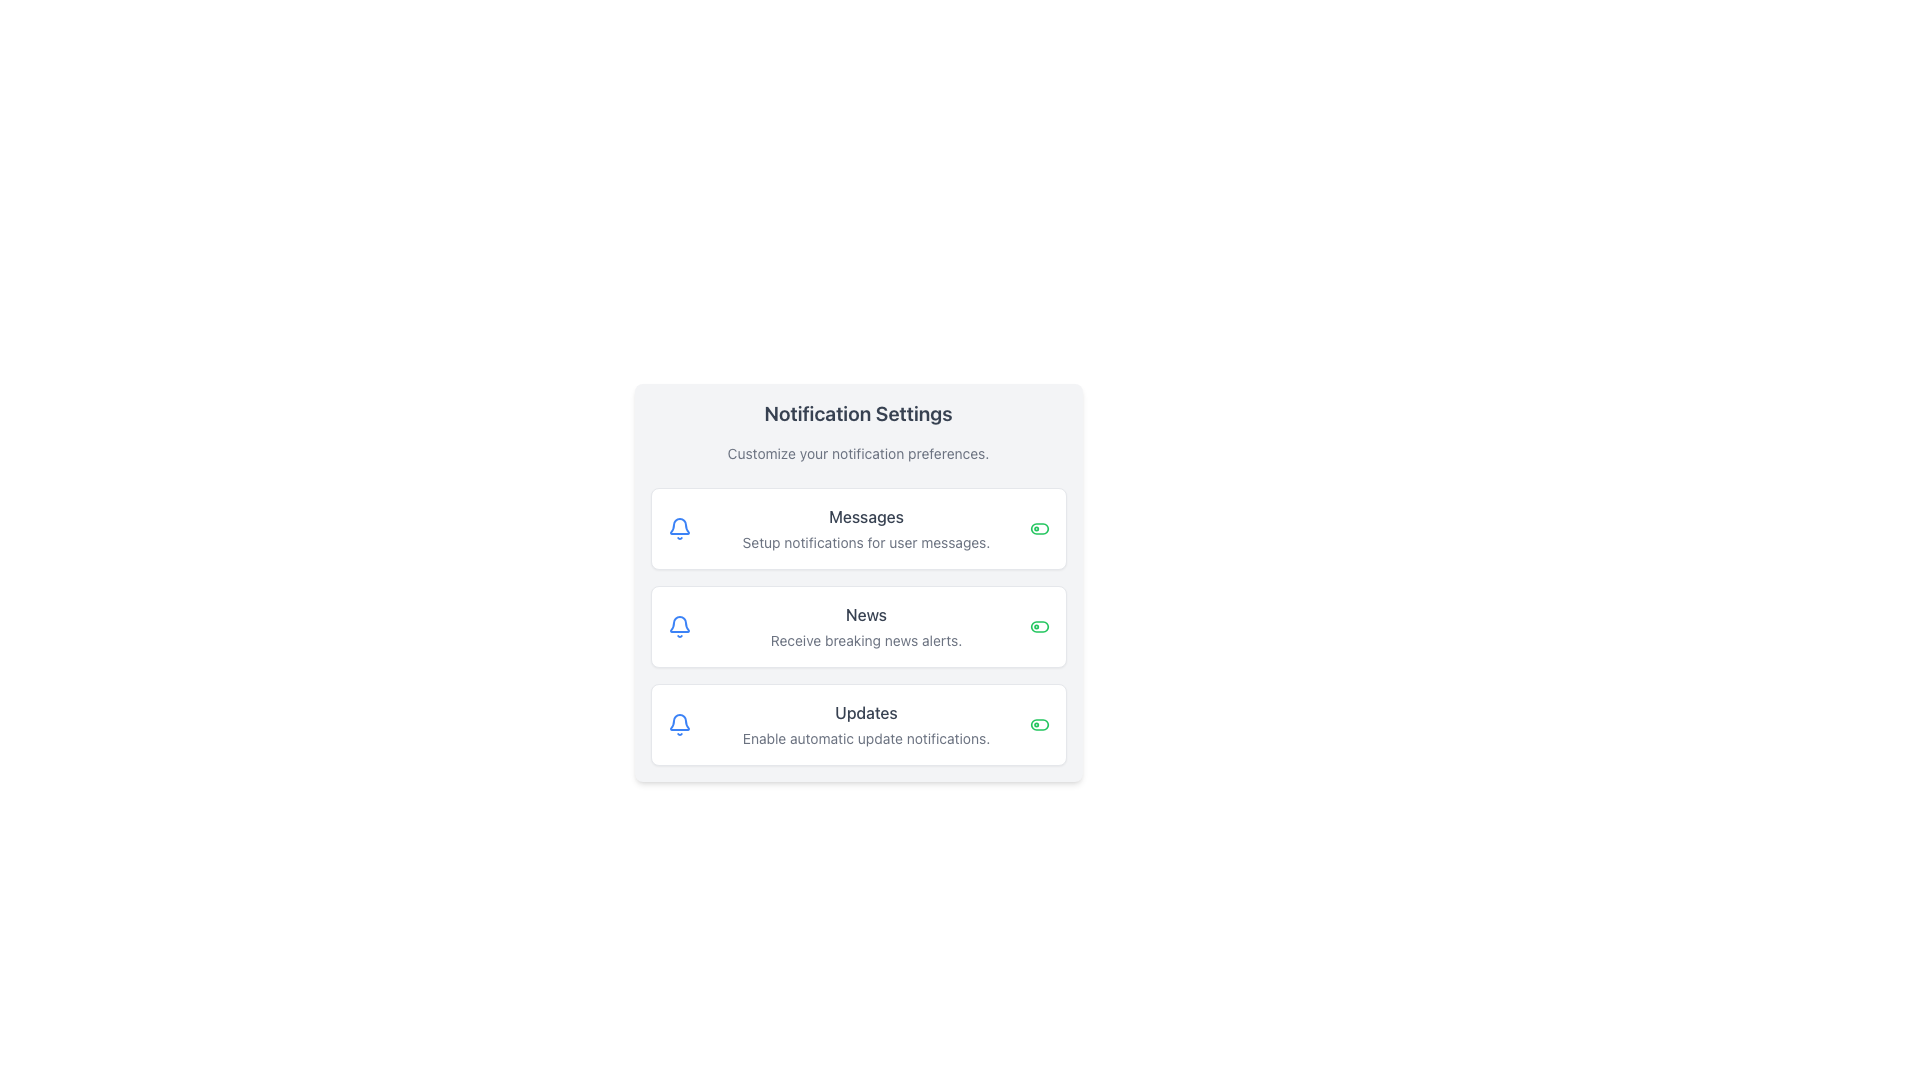 The width and height of the screenshot is (1920, 1080). Describe the element at coordinates (1039, 626) in the screenshot. I see `the left-side toggle switch for notifications labeled 'News' in the Notification Settings section, which is a green rectangular shape with rounded corners` at that location.